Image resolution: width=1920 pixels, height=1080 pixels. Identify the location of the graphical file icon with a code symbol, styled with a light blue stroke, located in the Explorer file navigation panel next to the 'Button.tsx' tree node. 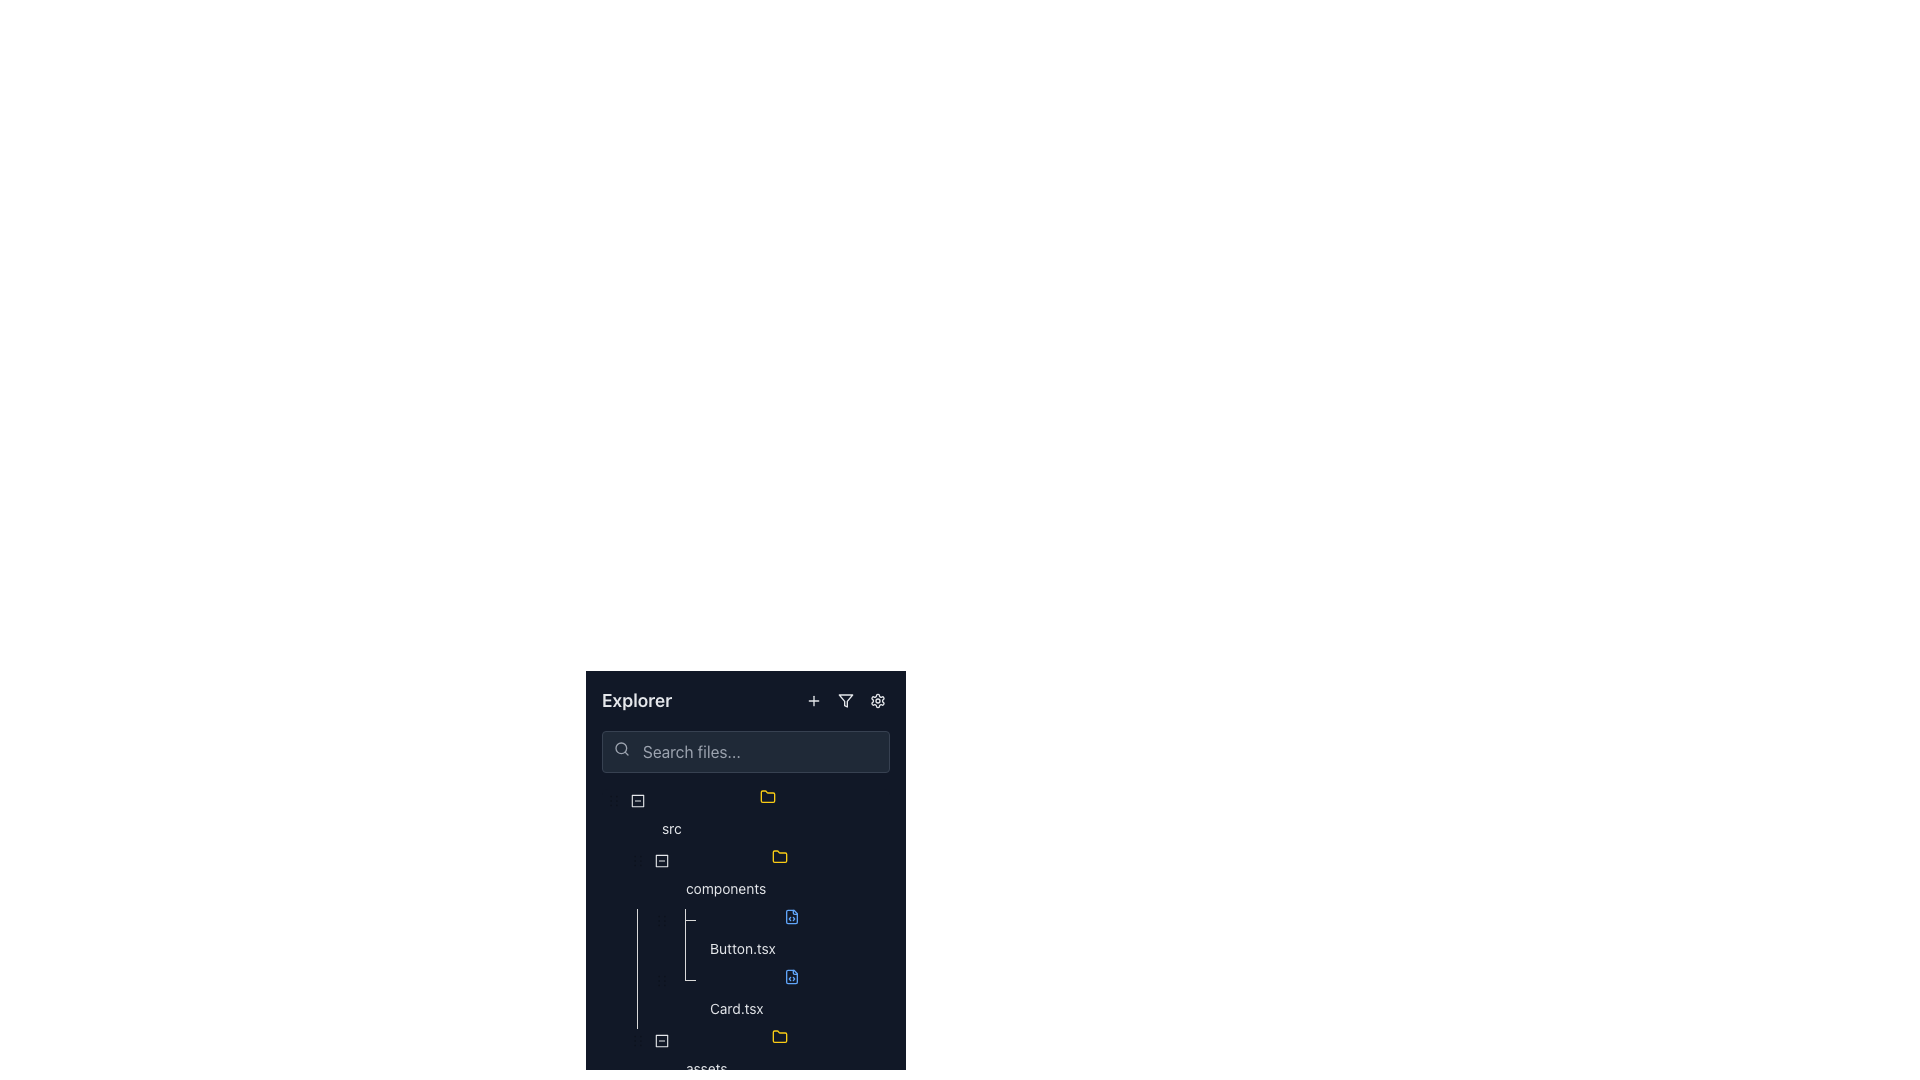
(791, 917).